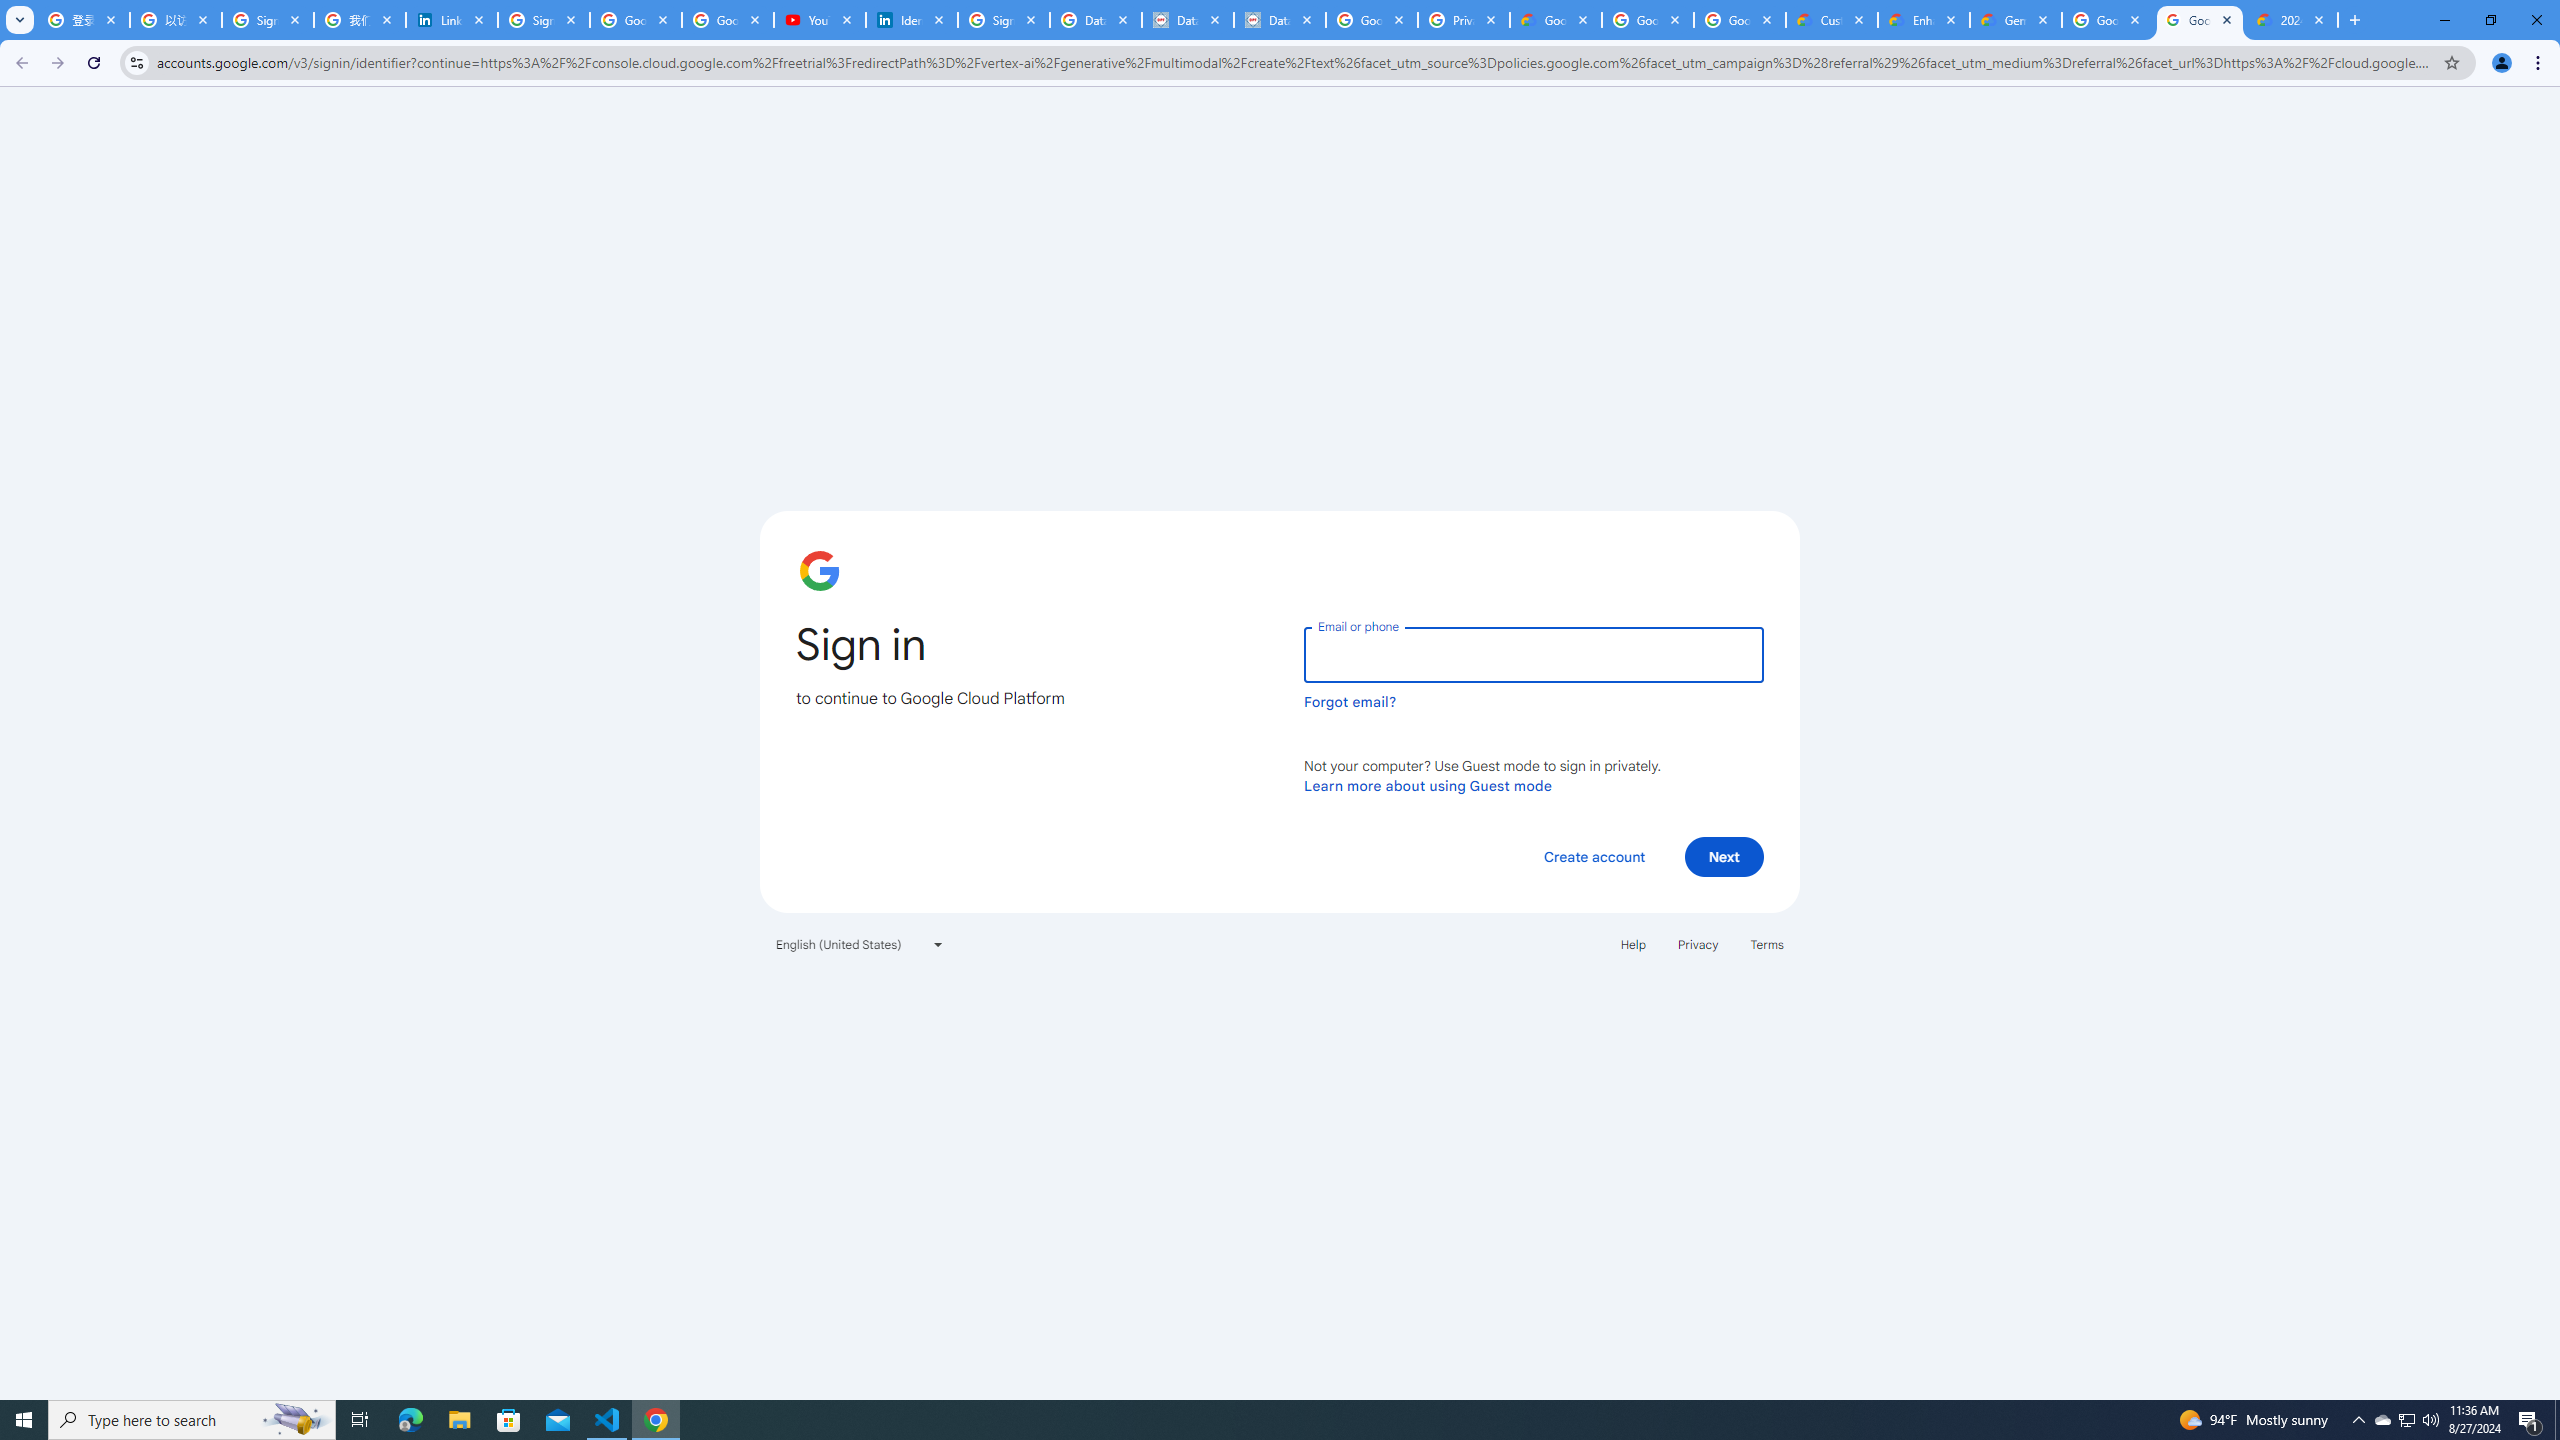 Image resolution: width=2560 pixels, height=1440 pixels. Describe the element at coordinates (451, 19) in the screenshot. I see `'LinkedIn Privacy Policy'` at that location.